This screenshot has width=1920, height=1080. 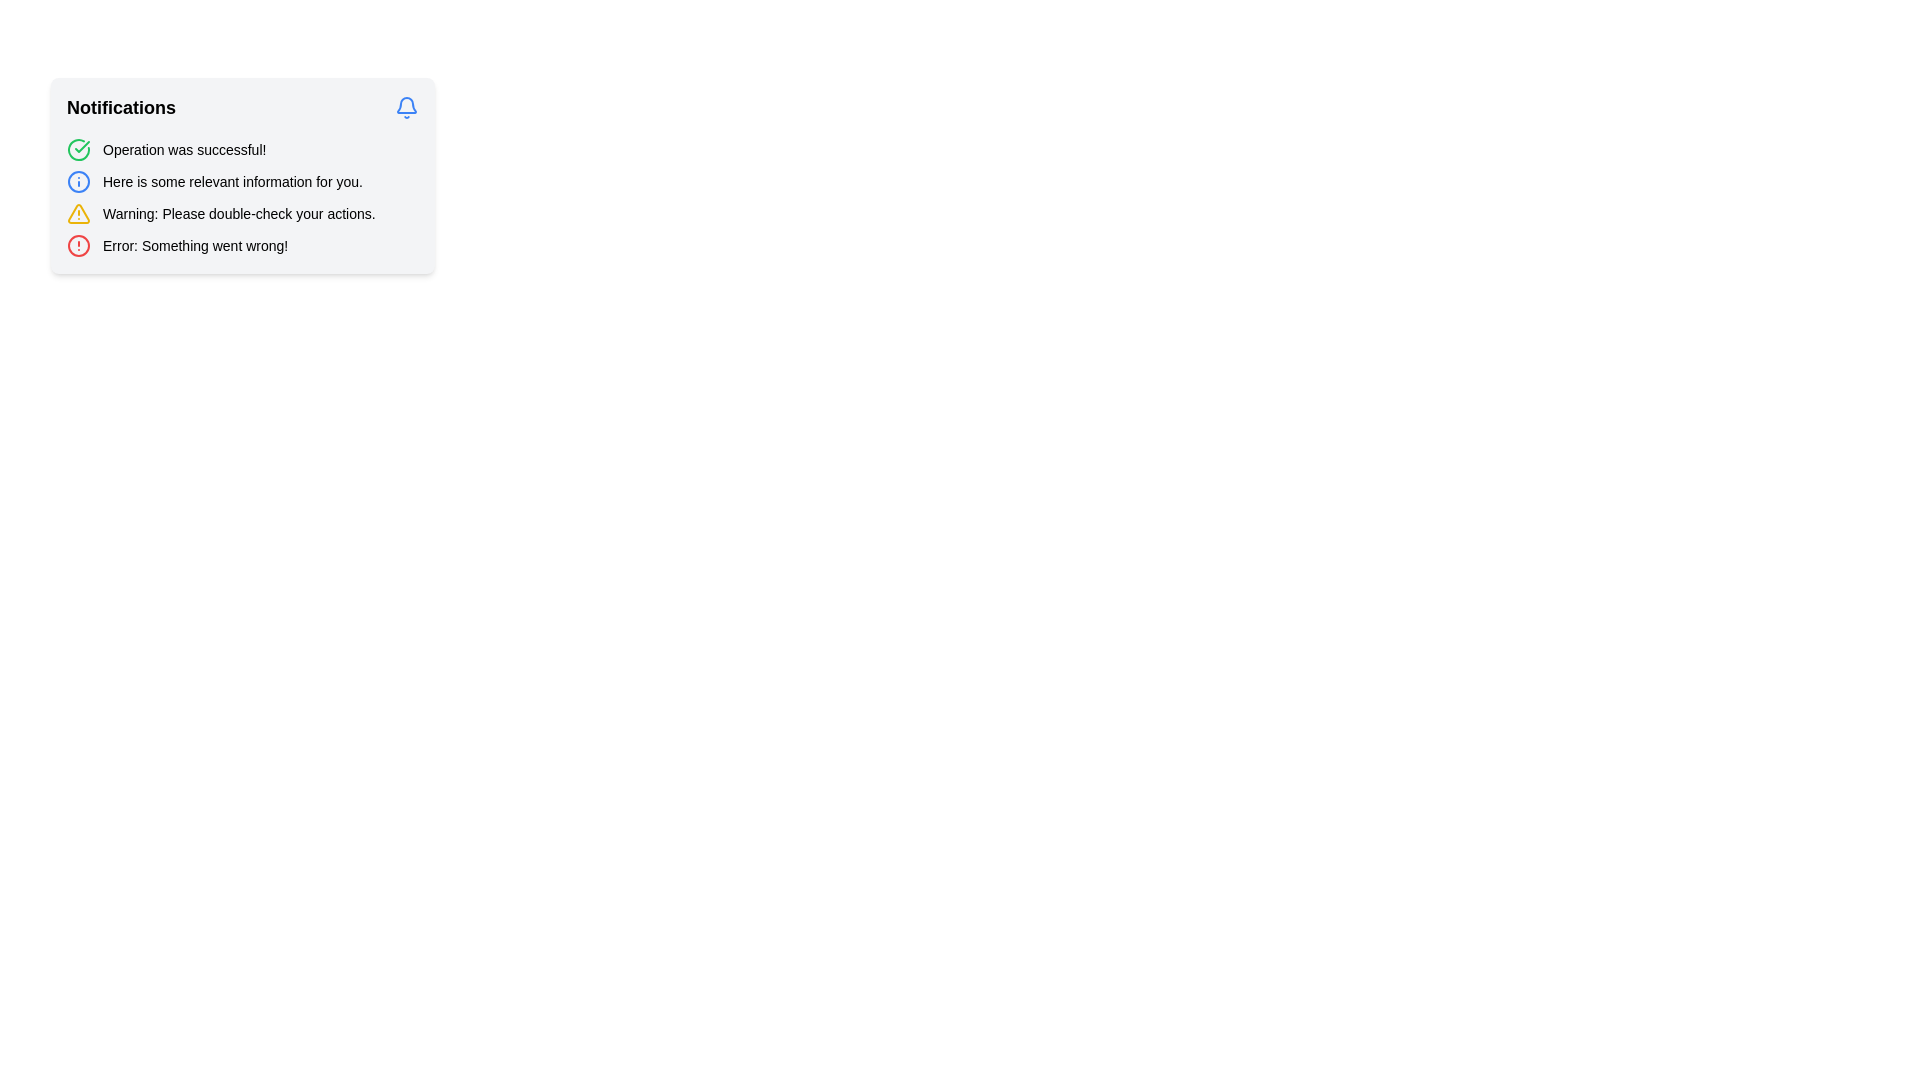 What do you see at coordinates (120, 108) in the screenshot?
I see `text of the notification section title located in the top-left corner of the notification panel` at bounding box center [120, 108].